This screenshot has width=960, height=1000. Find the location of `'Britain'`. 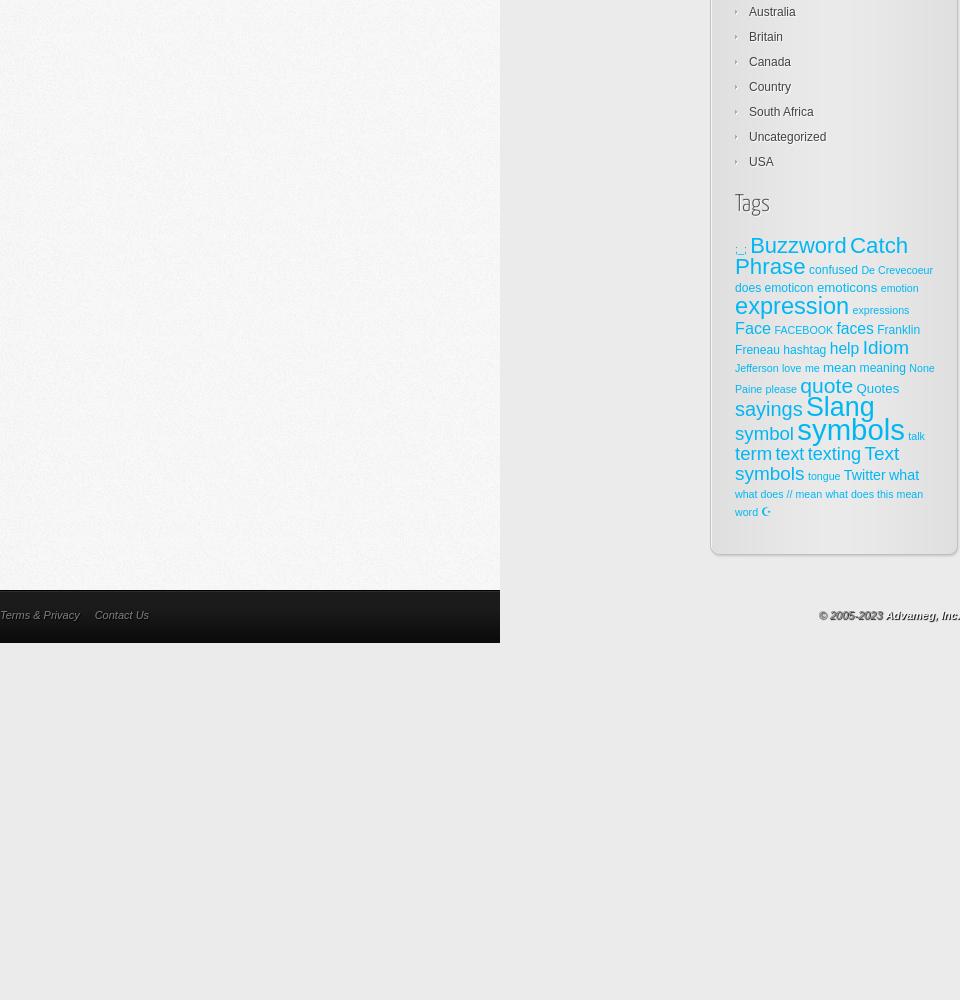

'Britain' is located at coordinates (747, 37).